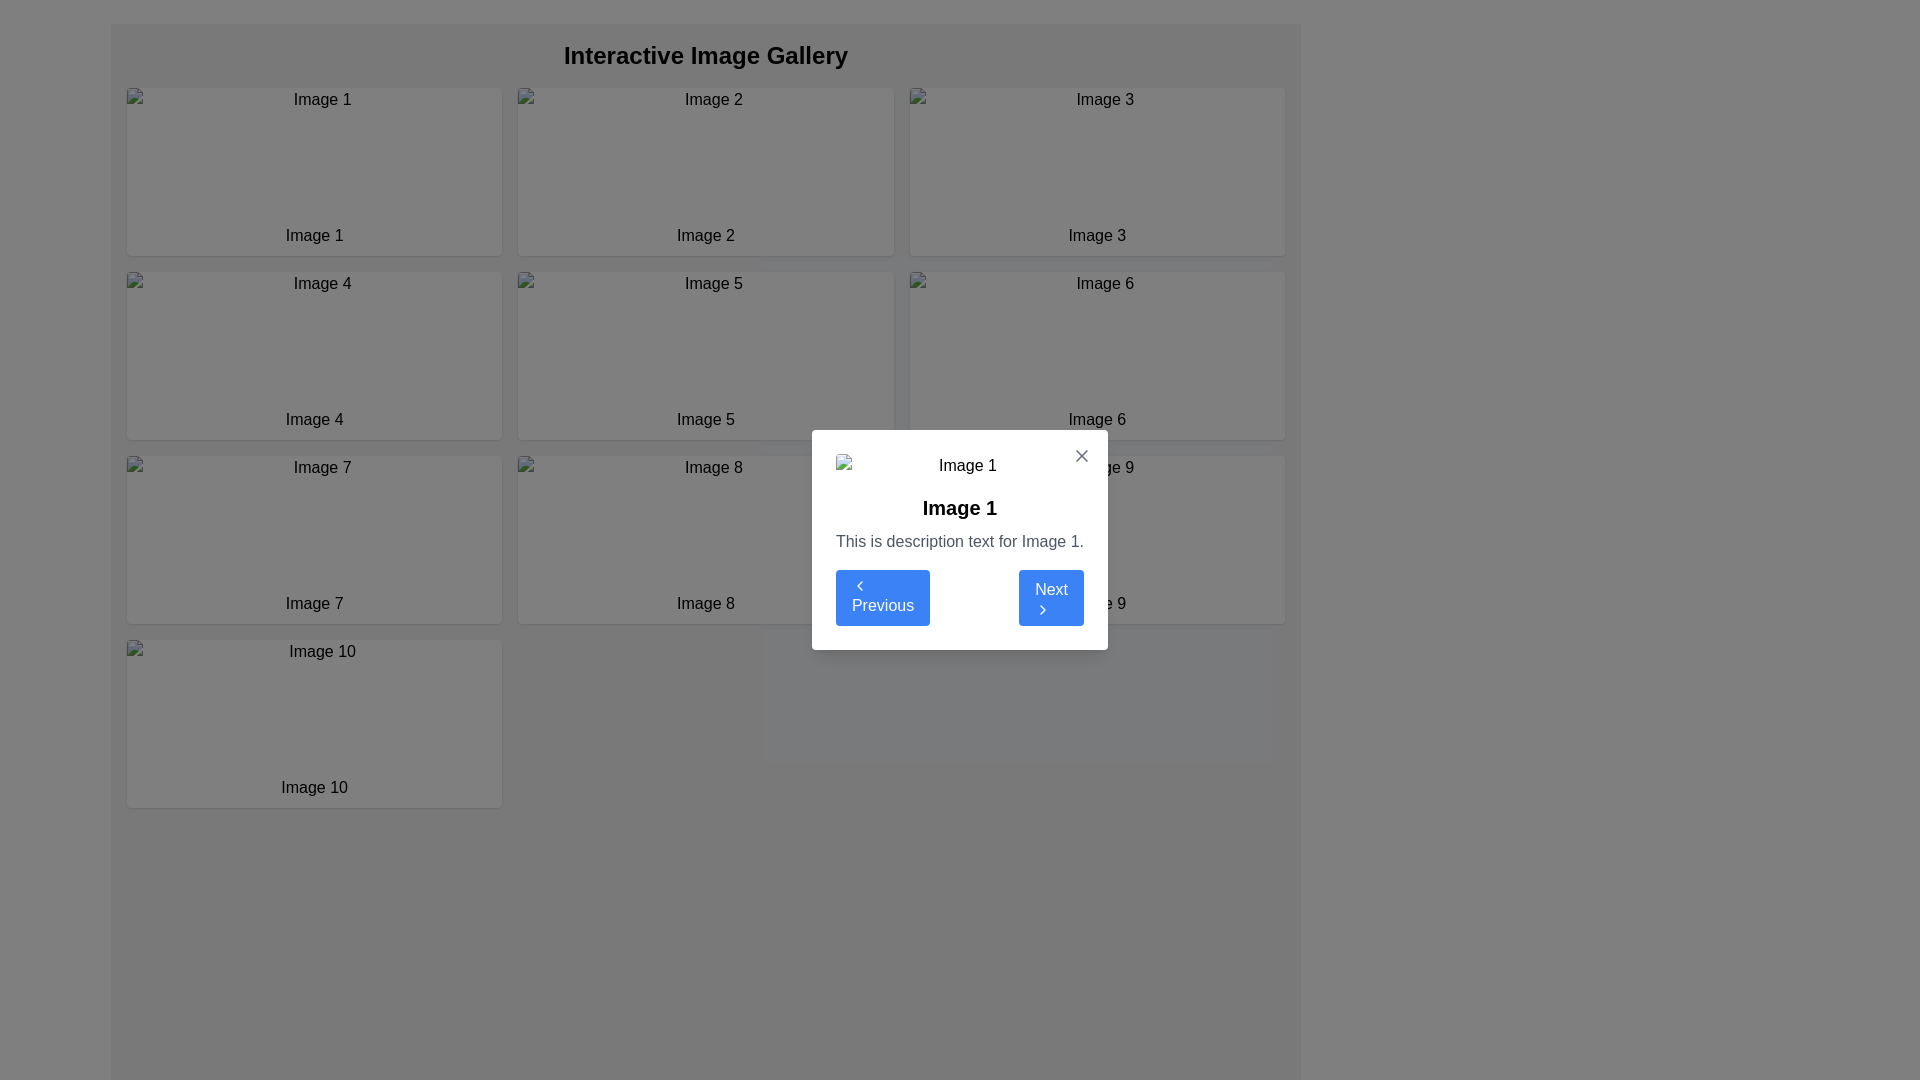 The width and height of the screenshot is (1920, 1080). What do you see at coordinates (313, 150) in the screenshot?
I see `the placeholder image located in the first row and first column of the grid layout, which serves as a thumbnail or preview for 'Image 1'` at bounding box center [313, 150].